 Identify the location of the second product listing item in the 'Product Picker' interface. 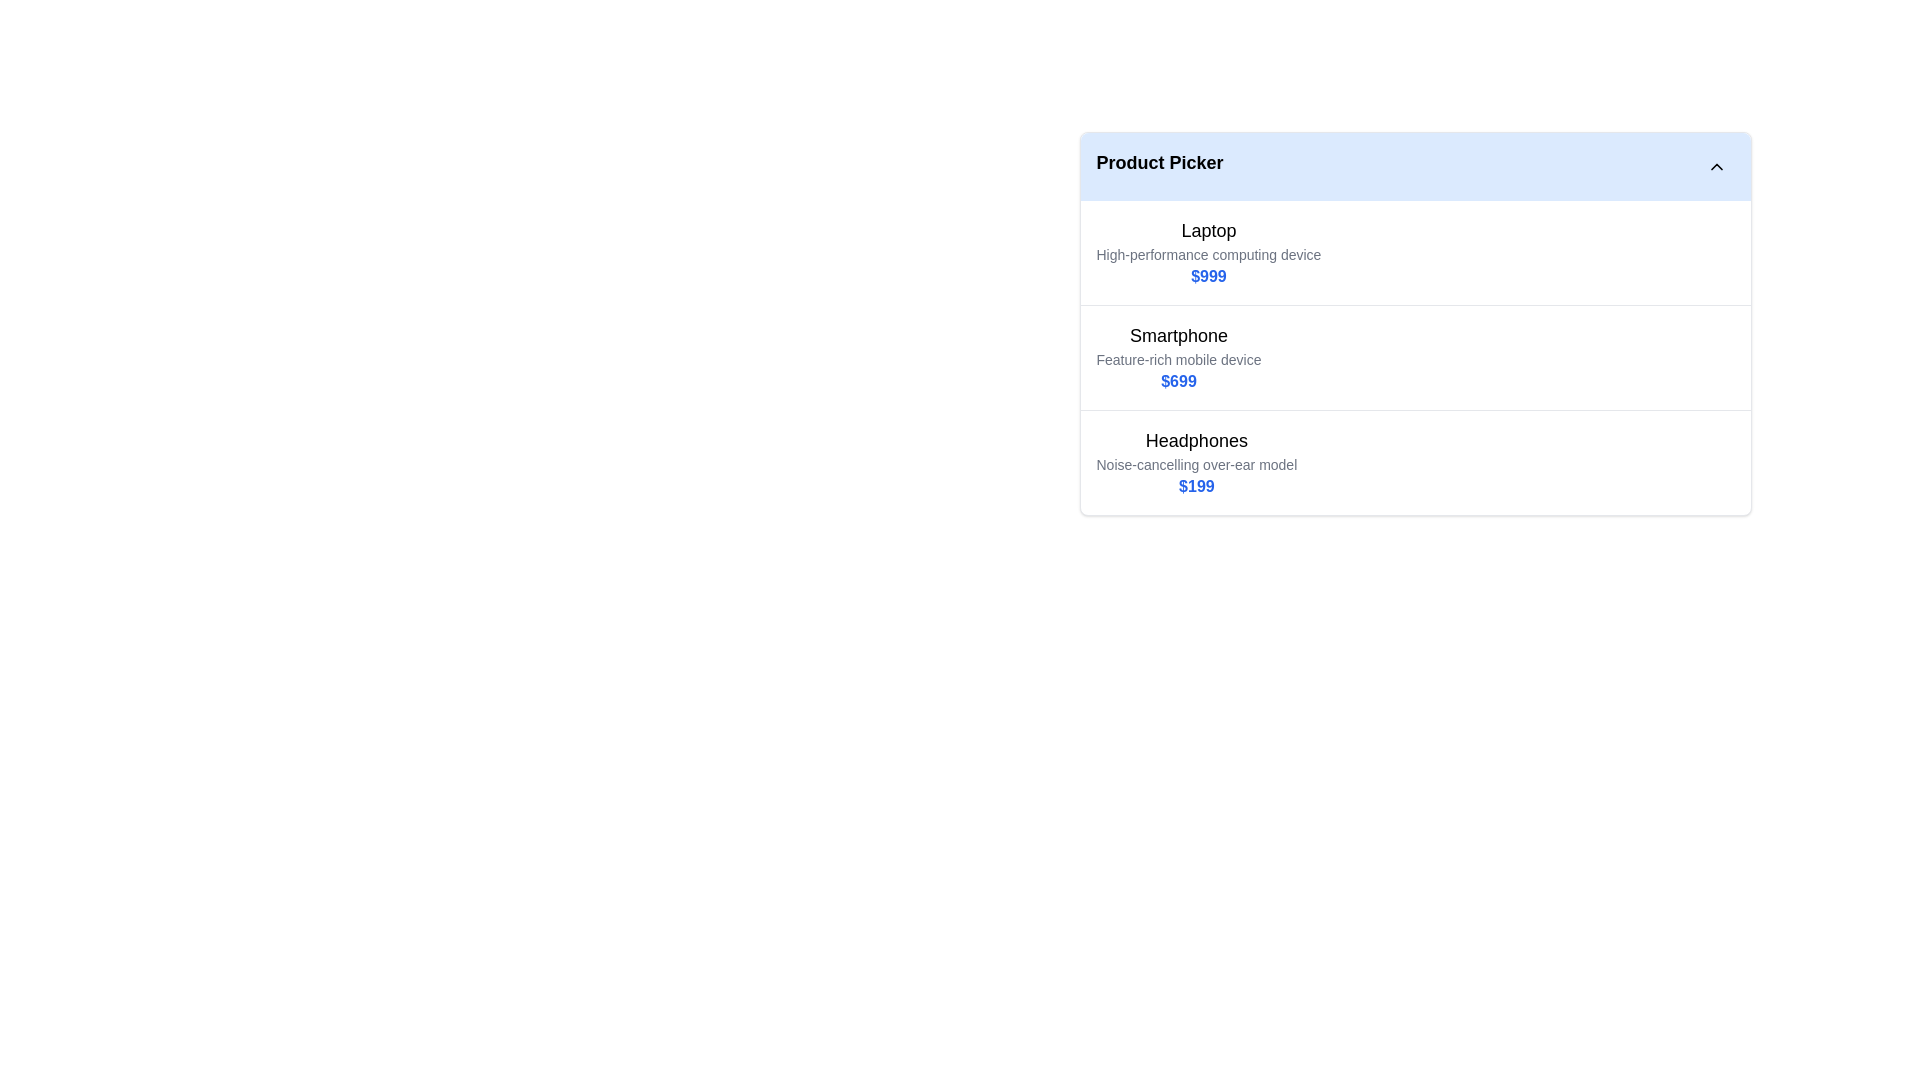
(1414, 356).